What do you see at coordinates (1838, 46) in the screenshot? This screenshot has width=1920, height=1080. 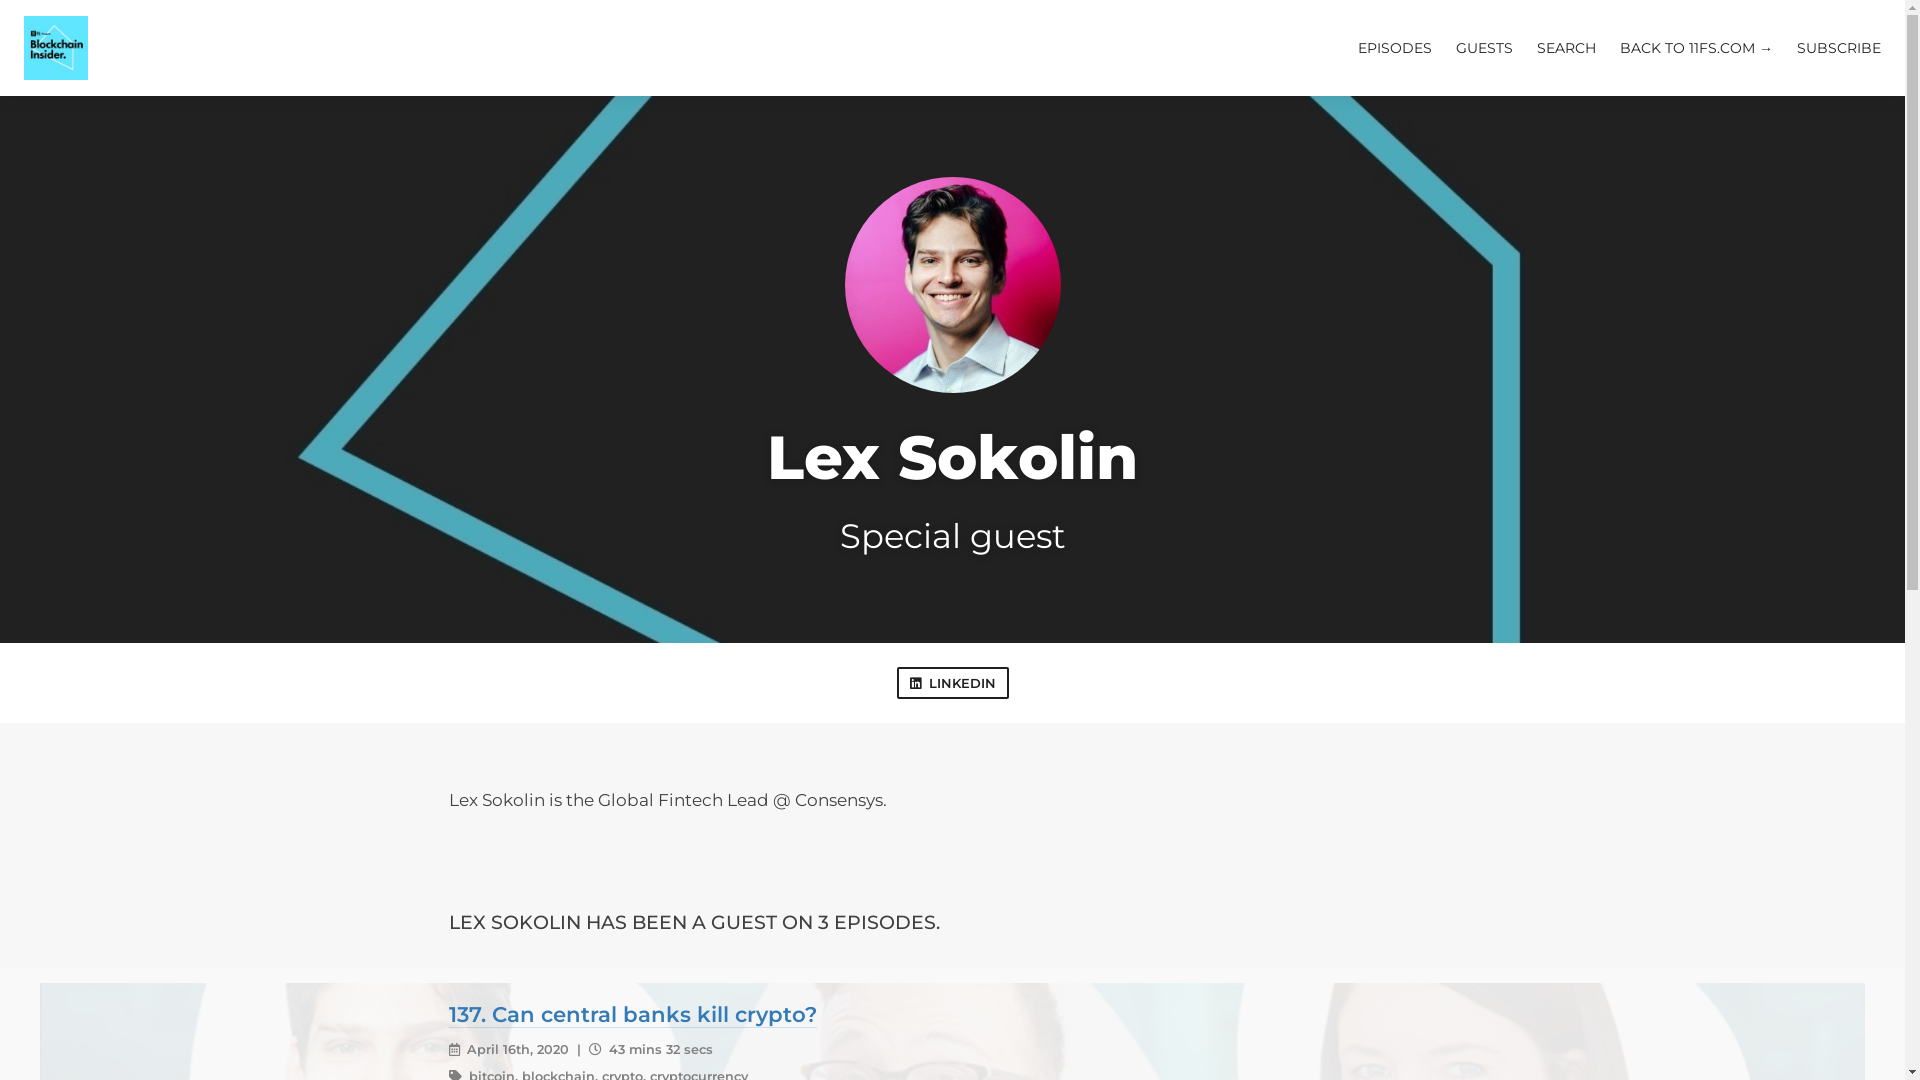 I see `'SUBSCRIBE'` at bounding box center [1838, 46].